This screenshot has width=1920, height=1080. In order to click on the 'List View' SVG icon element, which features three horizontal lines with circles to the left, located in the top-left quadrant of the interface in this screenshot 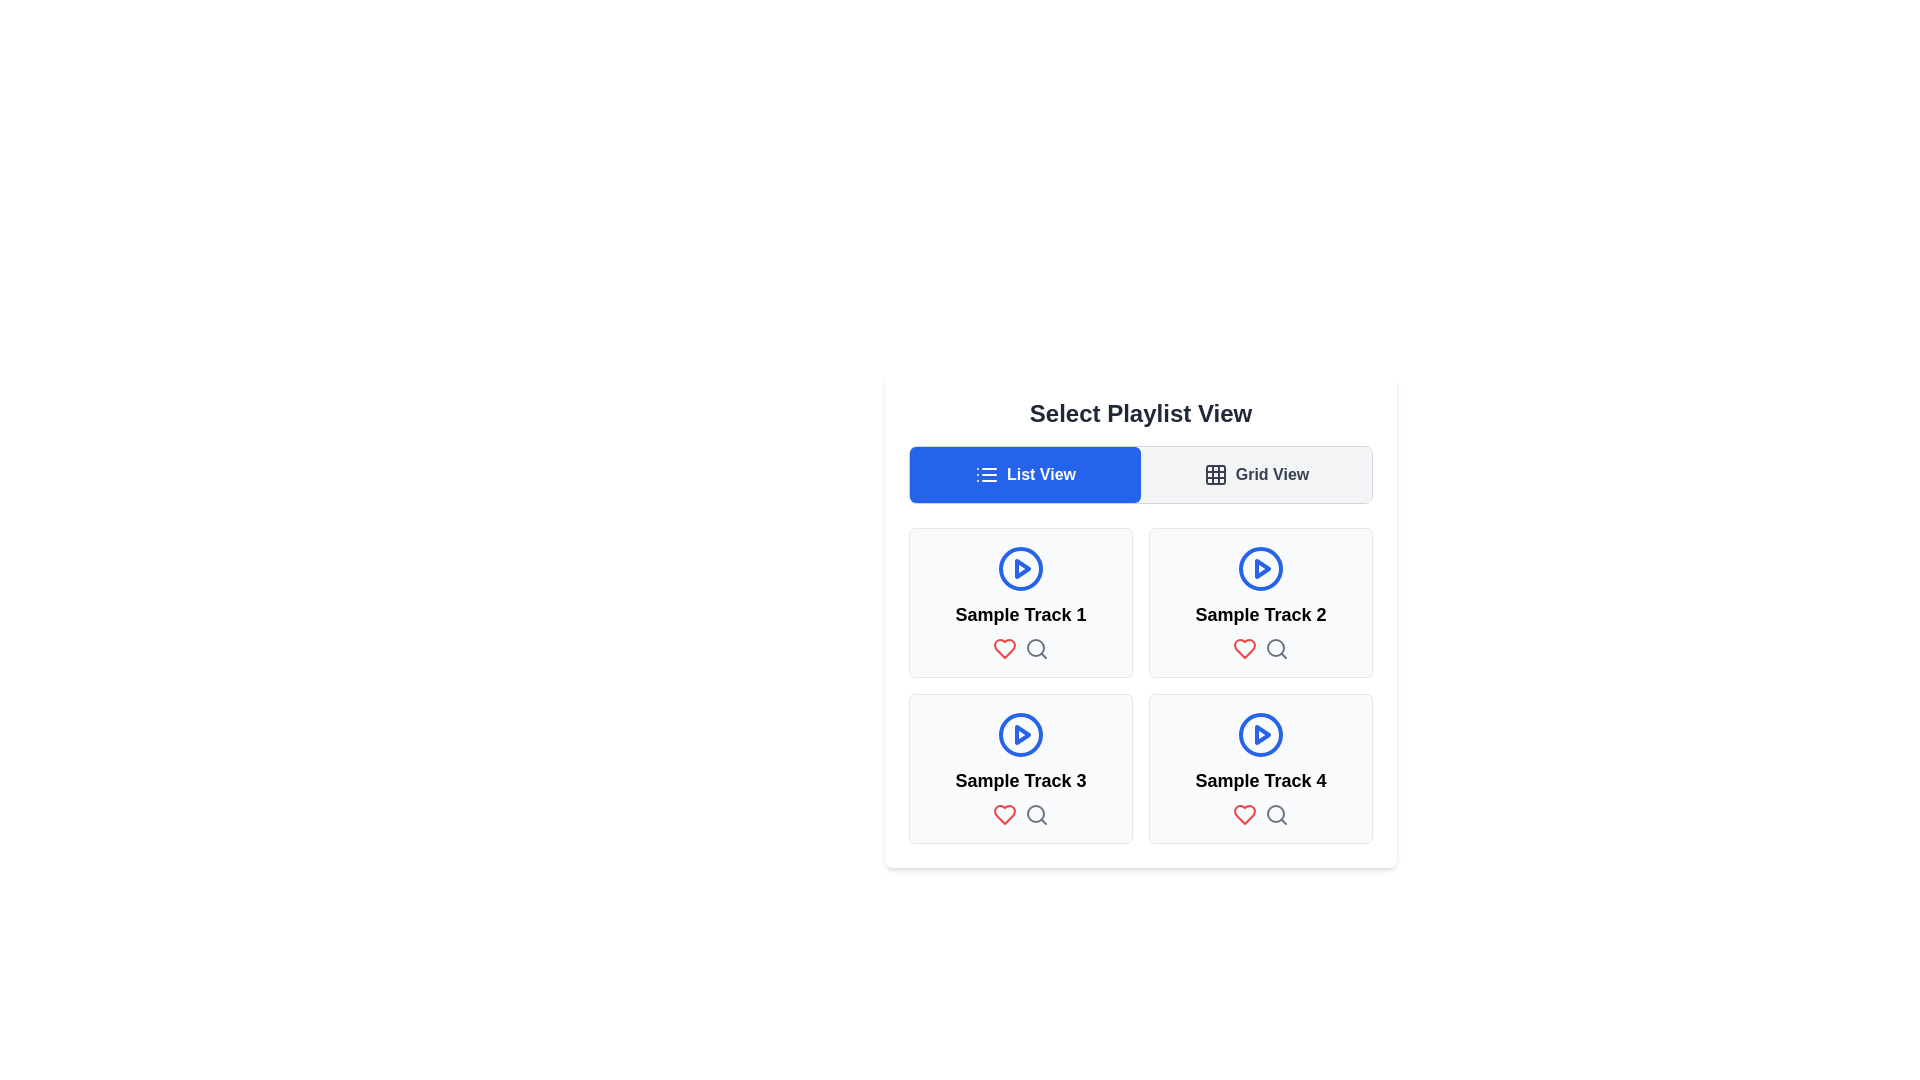, I will do `click(986, 474)`.